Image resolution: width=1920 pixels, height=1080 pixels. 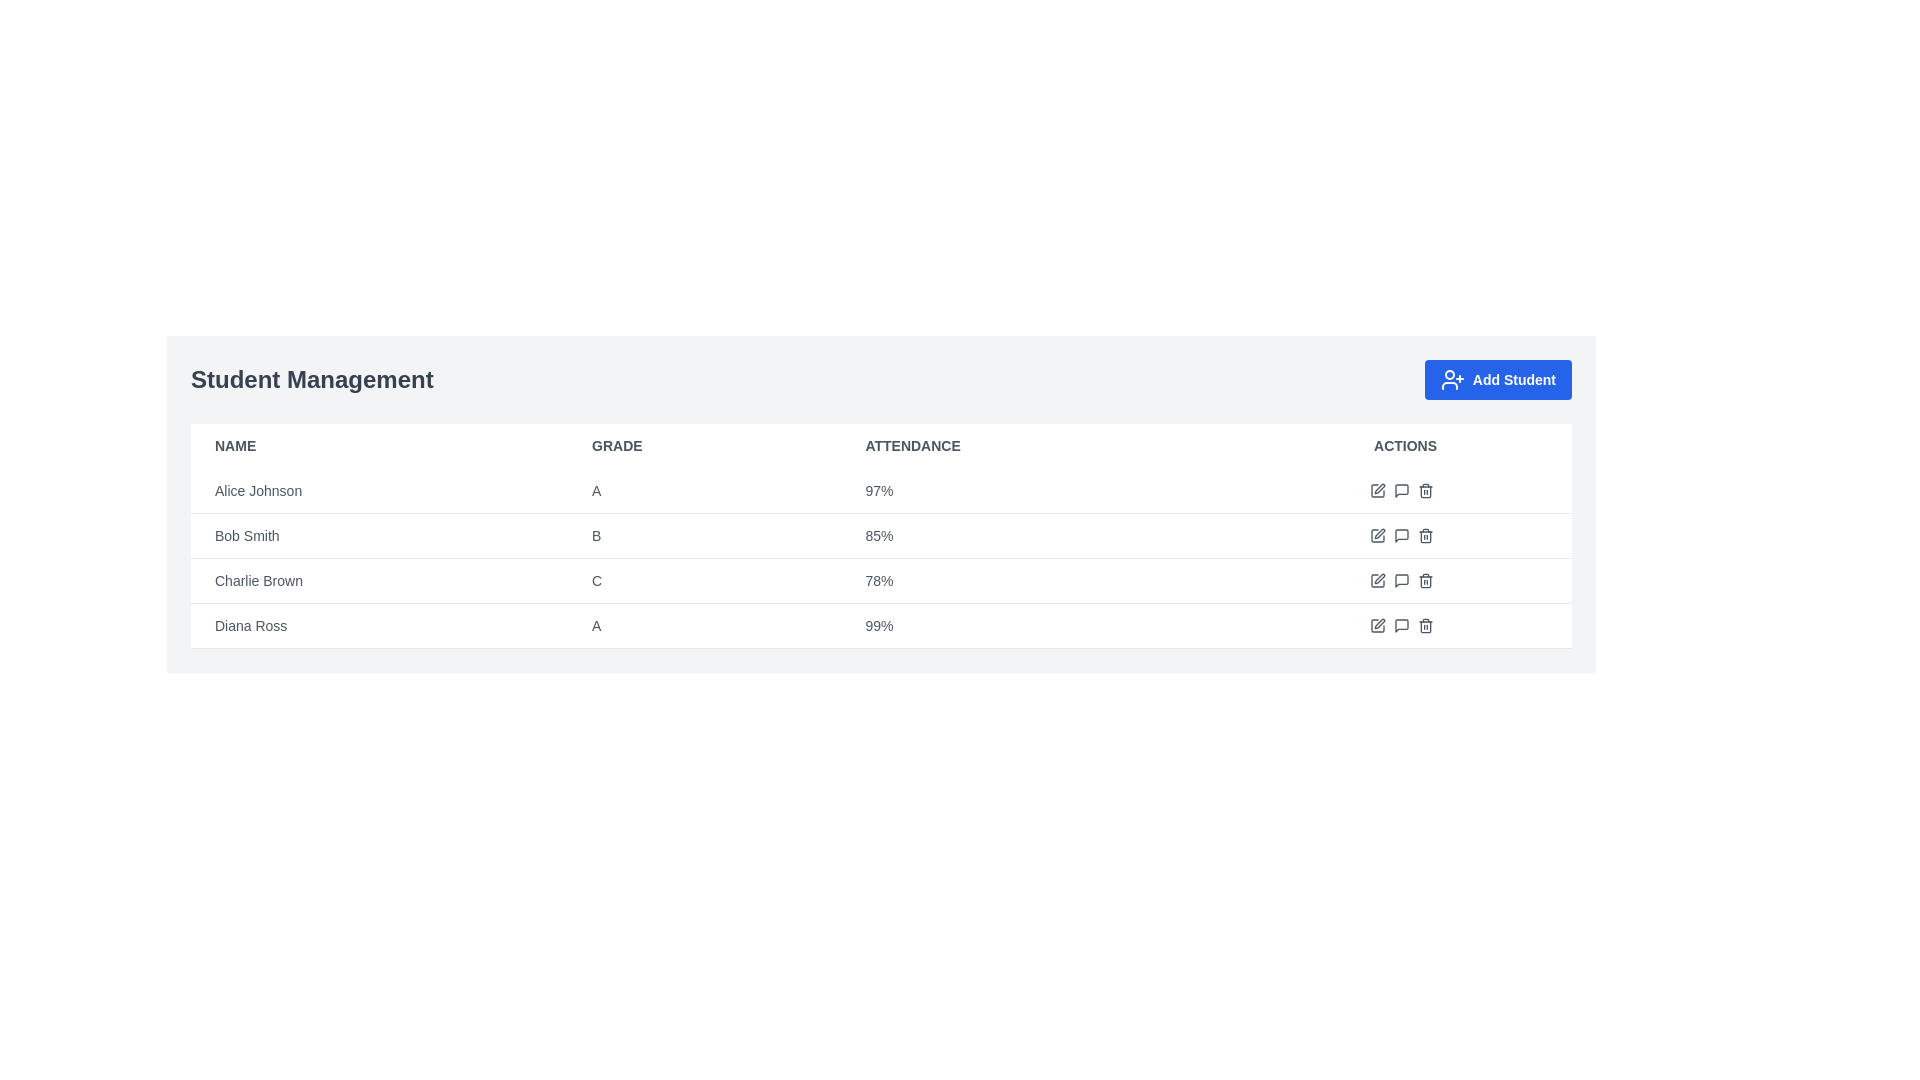 I want to click on the delete button in the 'ACTIONS' column for the row corresponding to 'Bob Smith' to observe tooltip or visual feedback, so click(x=1424, y=535).